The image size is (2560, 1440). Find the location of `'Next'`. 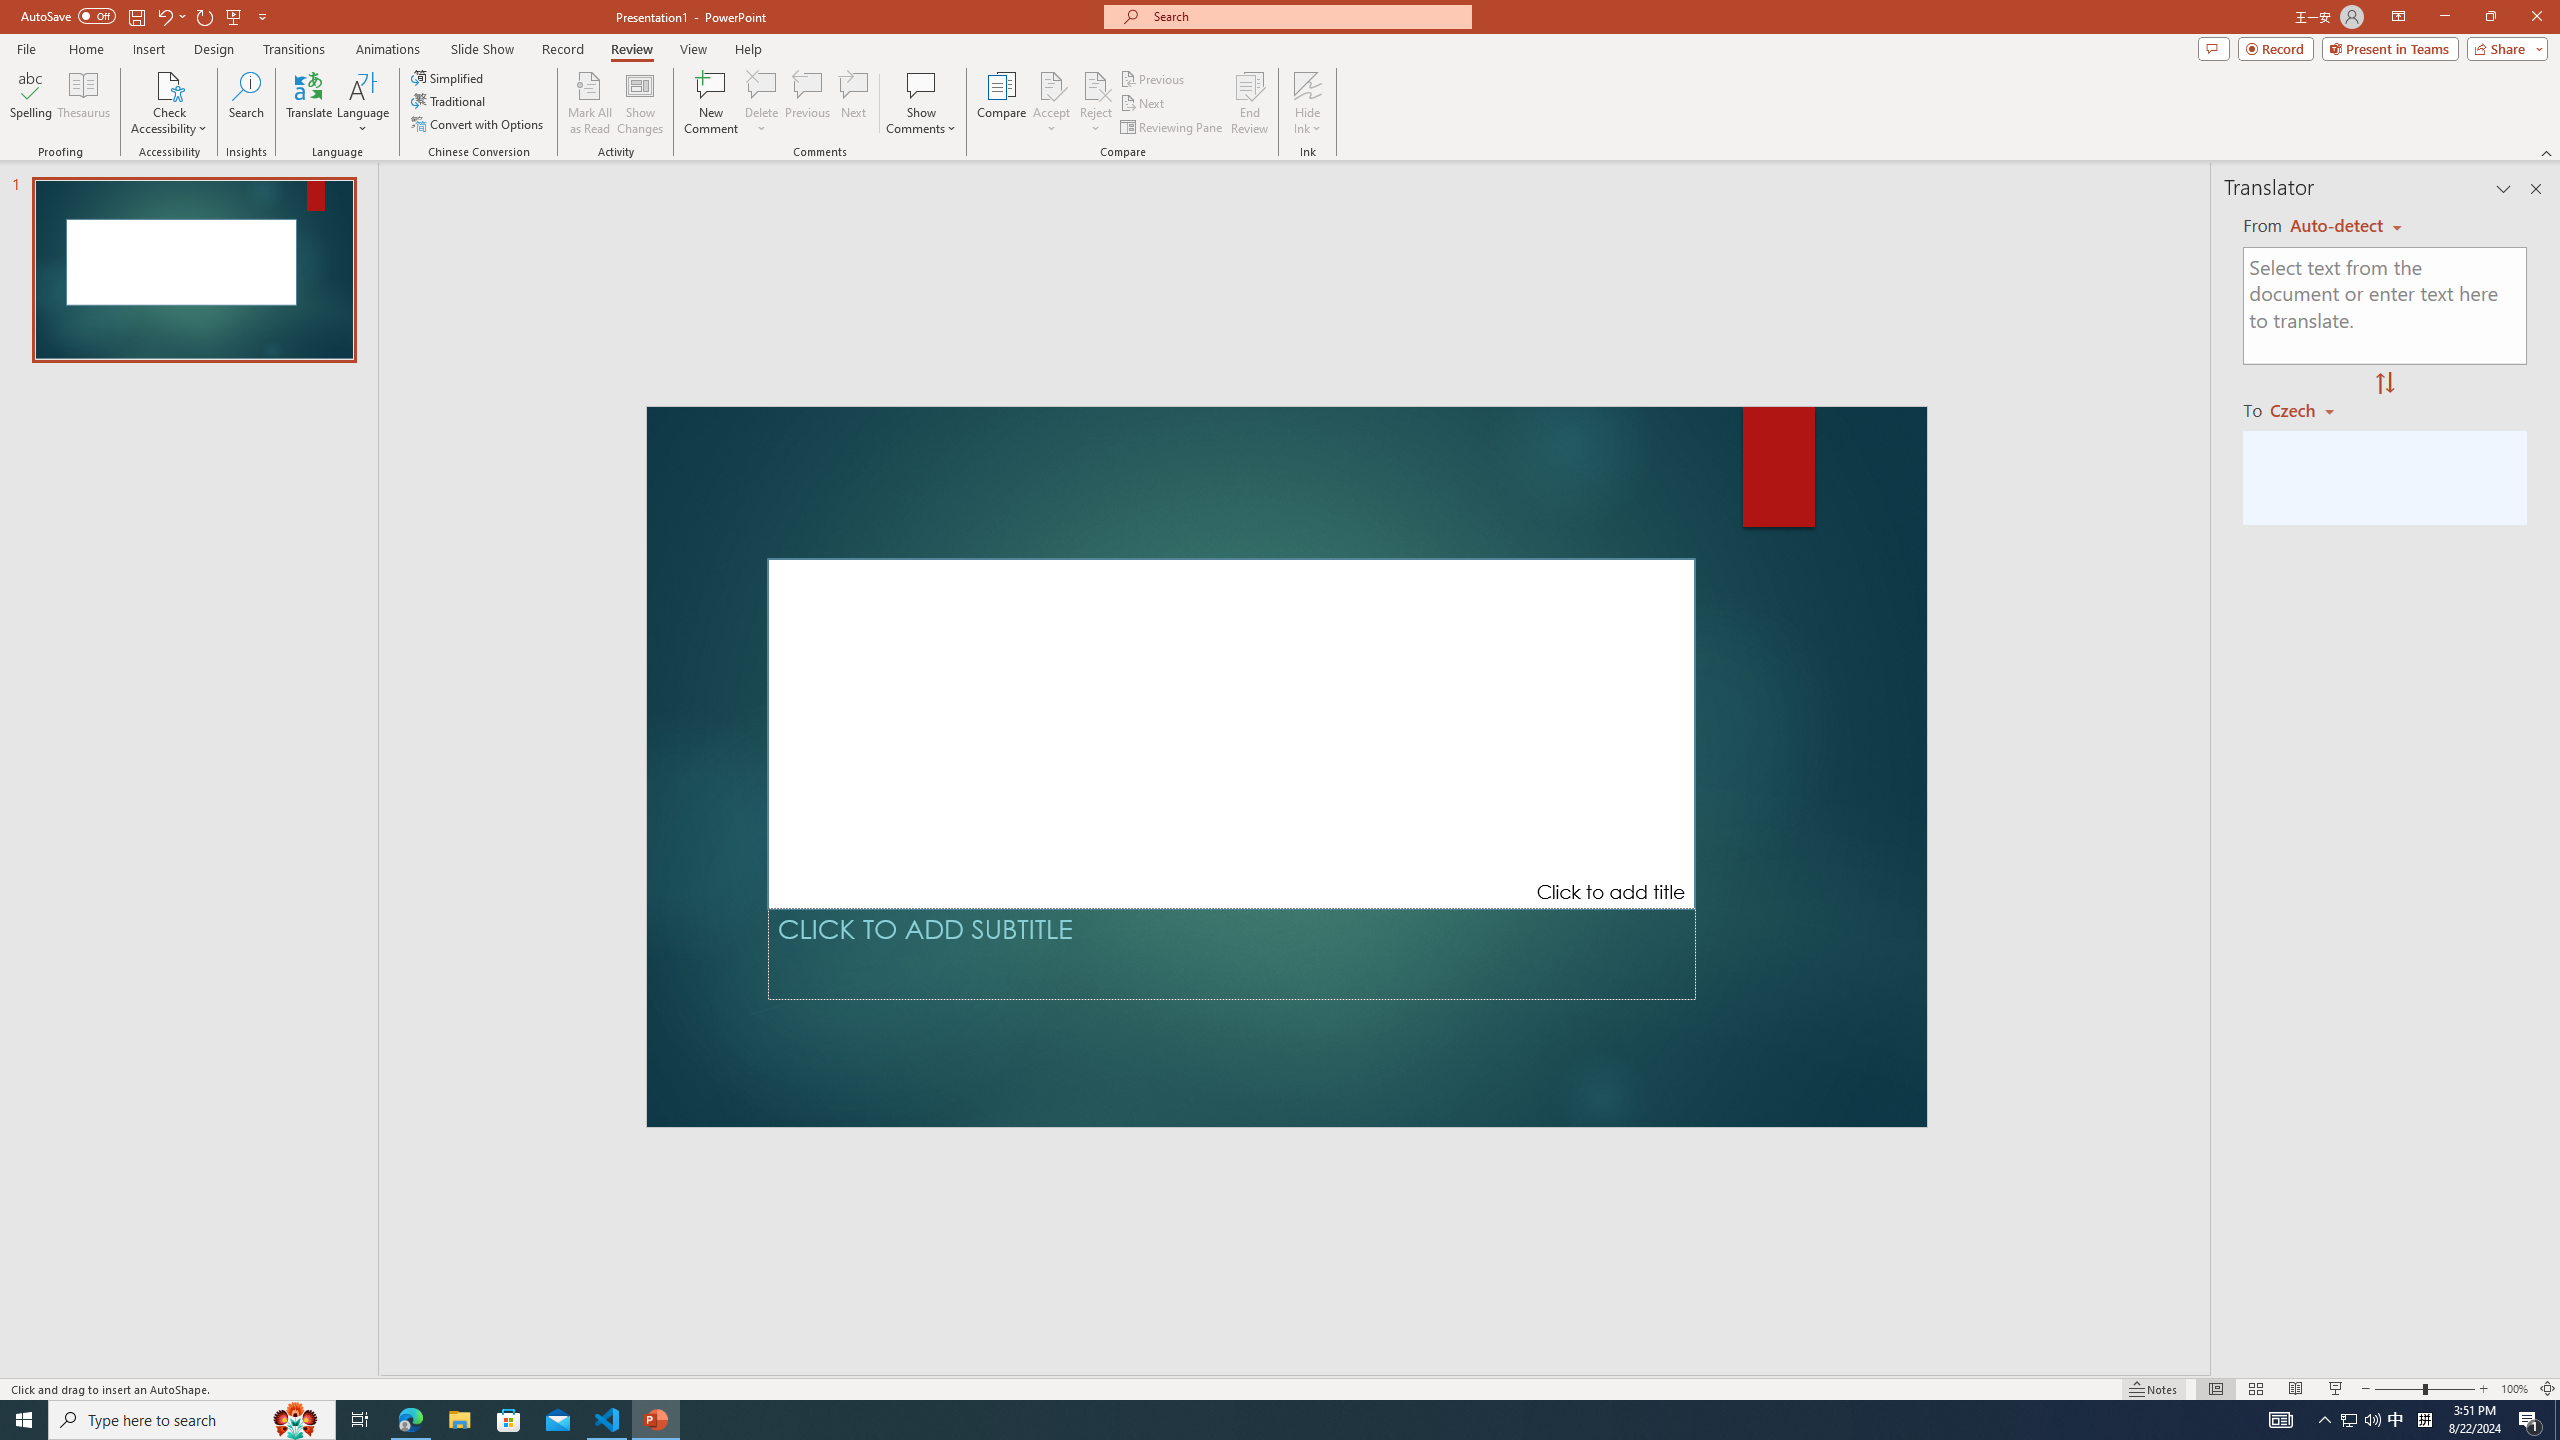

'Next' is located at coordinates (1142, 103).